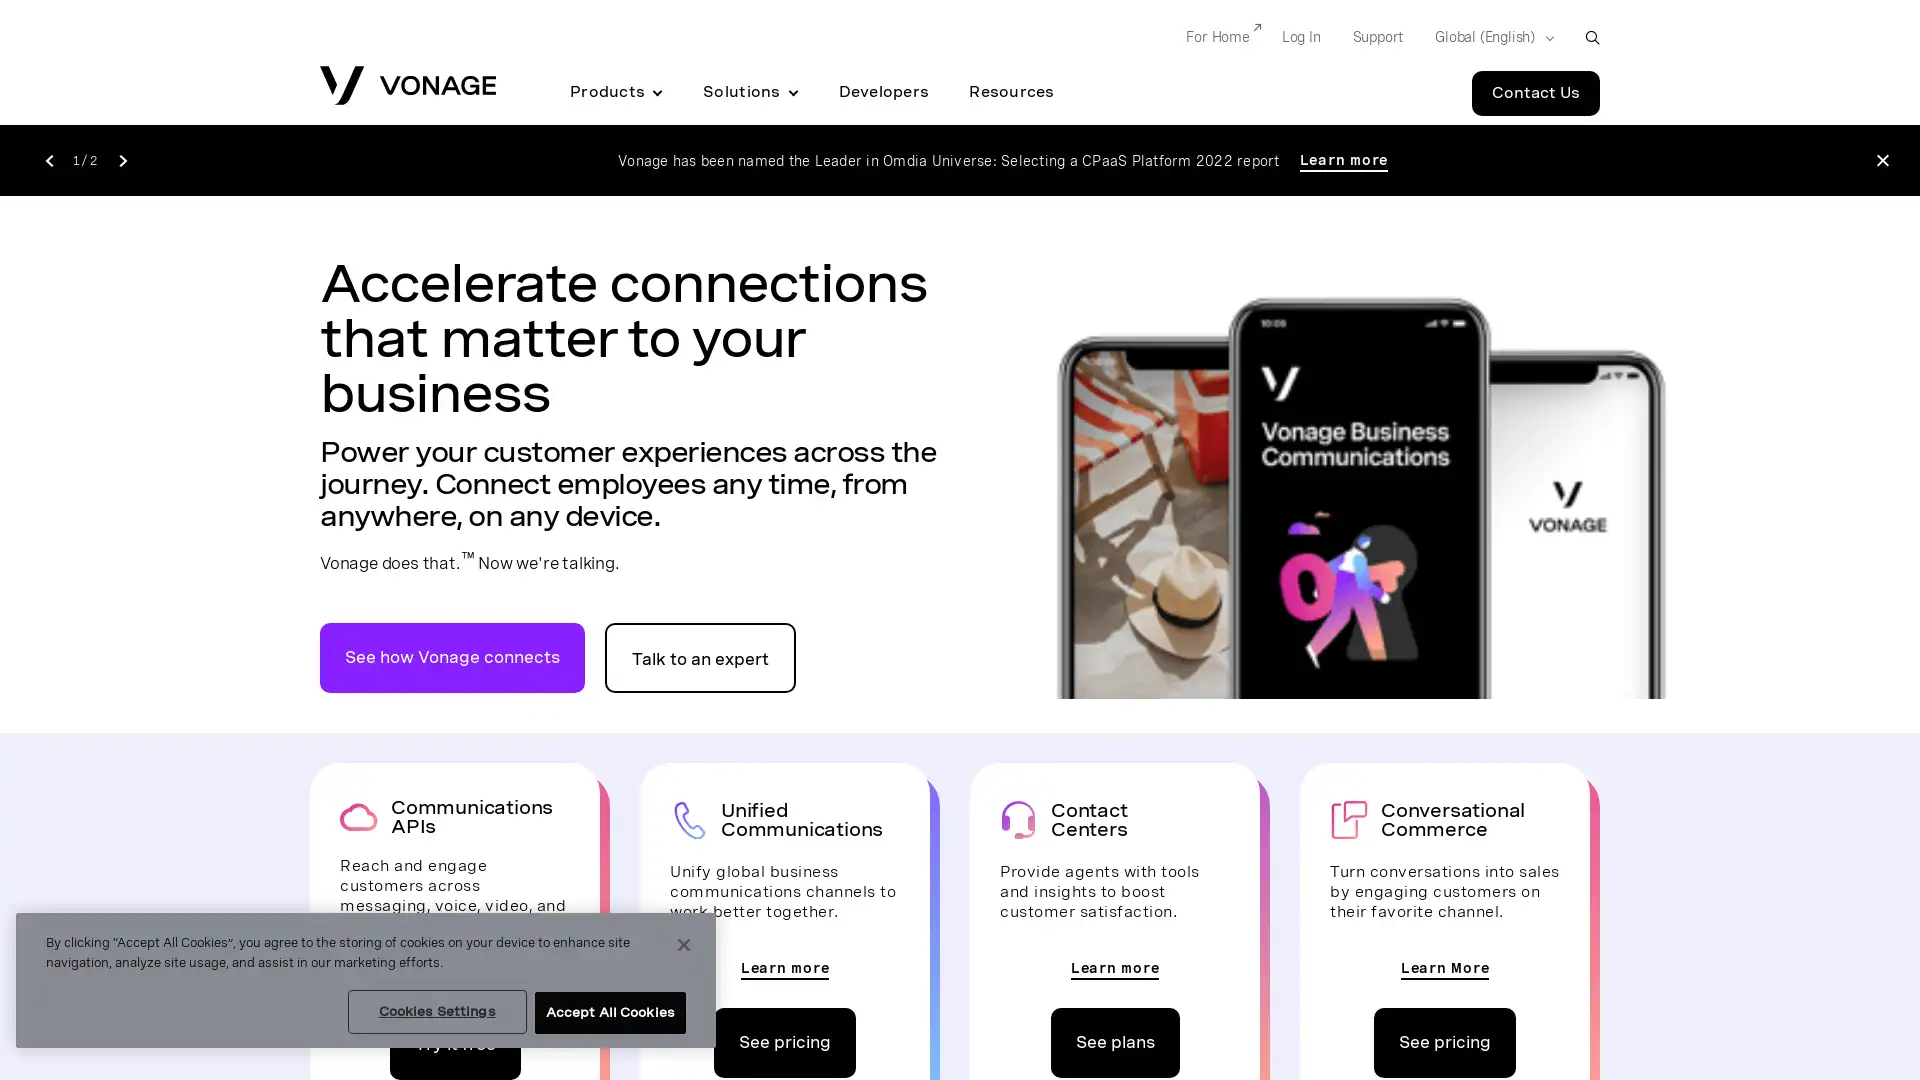 Image resolution: width=1920 pixels, height=1080 pixels. What do you see at coordinates (684, 945) in the screenshot?
I see `Close` at bounding box center [684, 945].